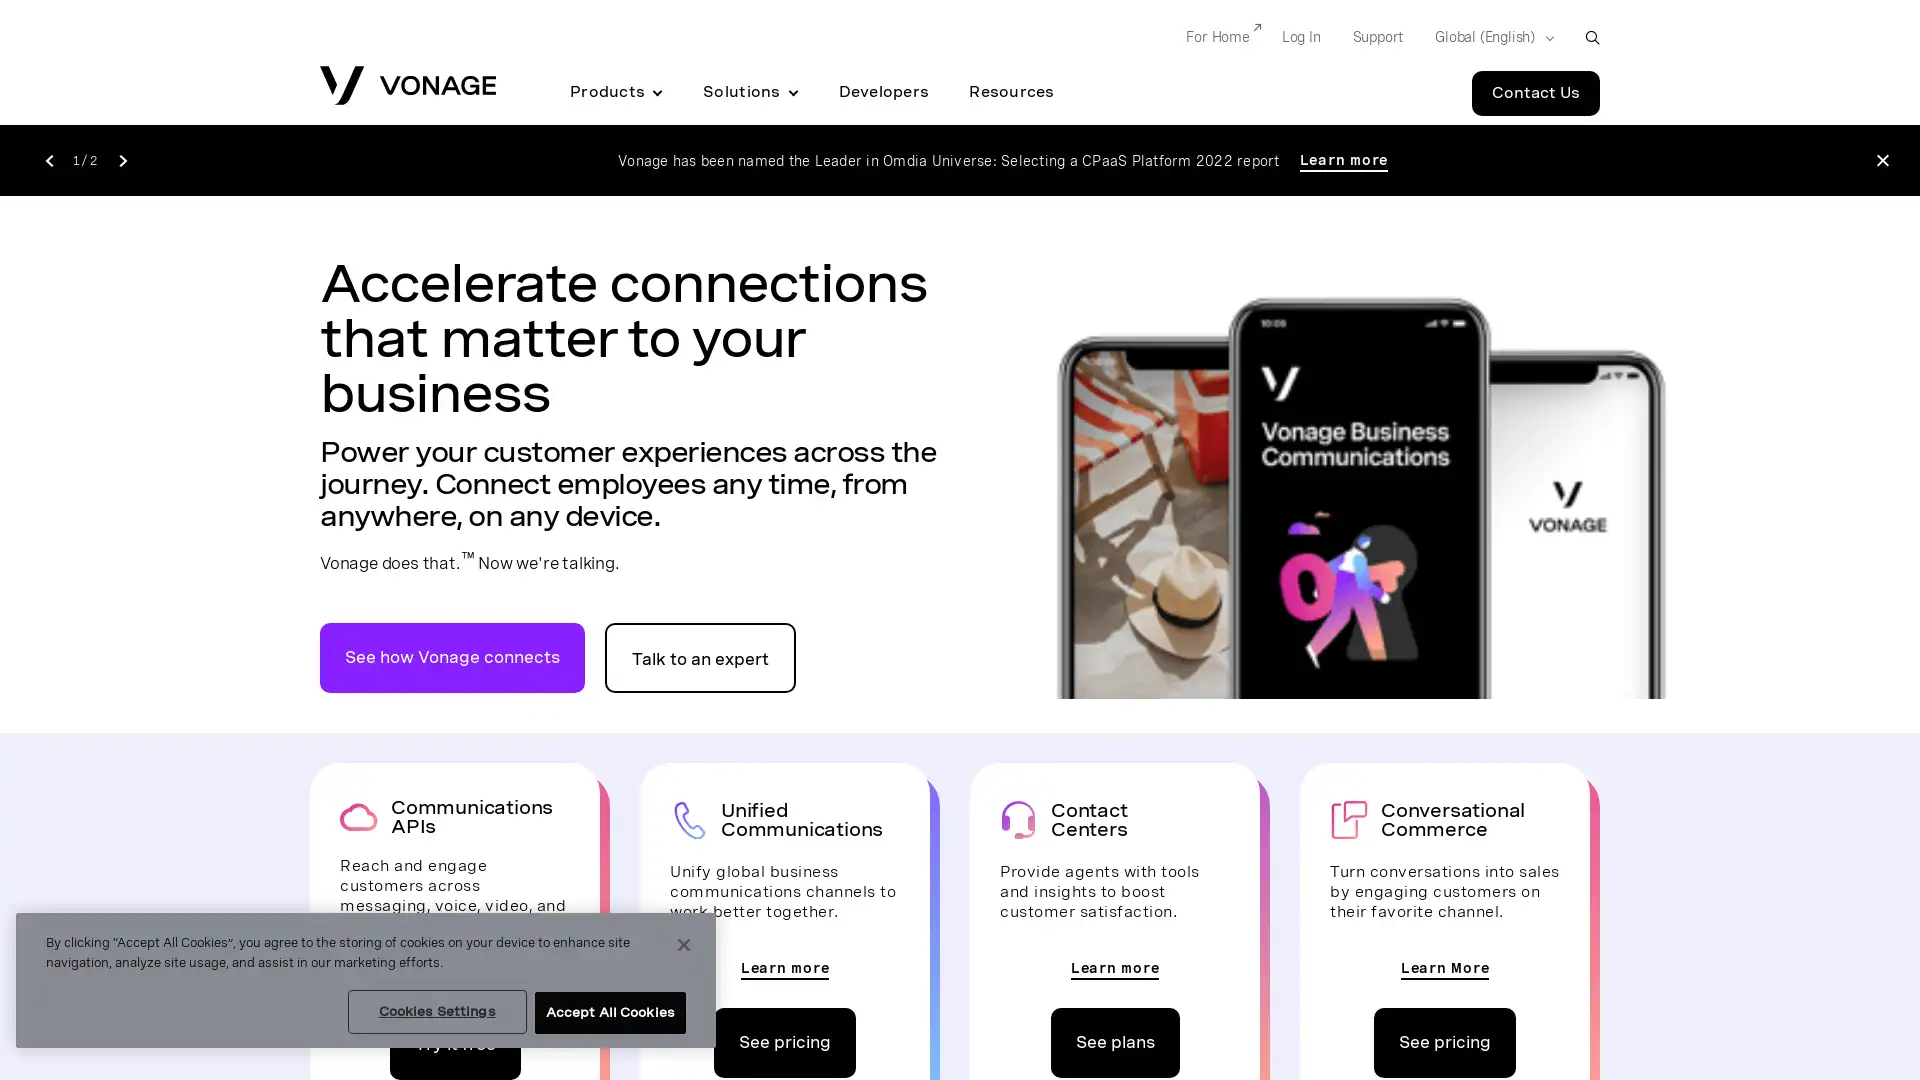 Image resolution: width=1920 pixels, height=1080 pixels. What do you see at coordinates (684, 945) in the screenshot?
I see `Close` at bounding box center [684, 945].